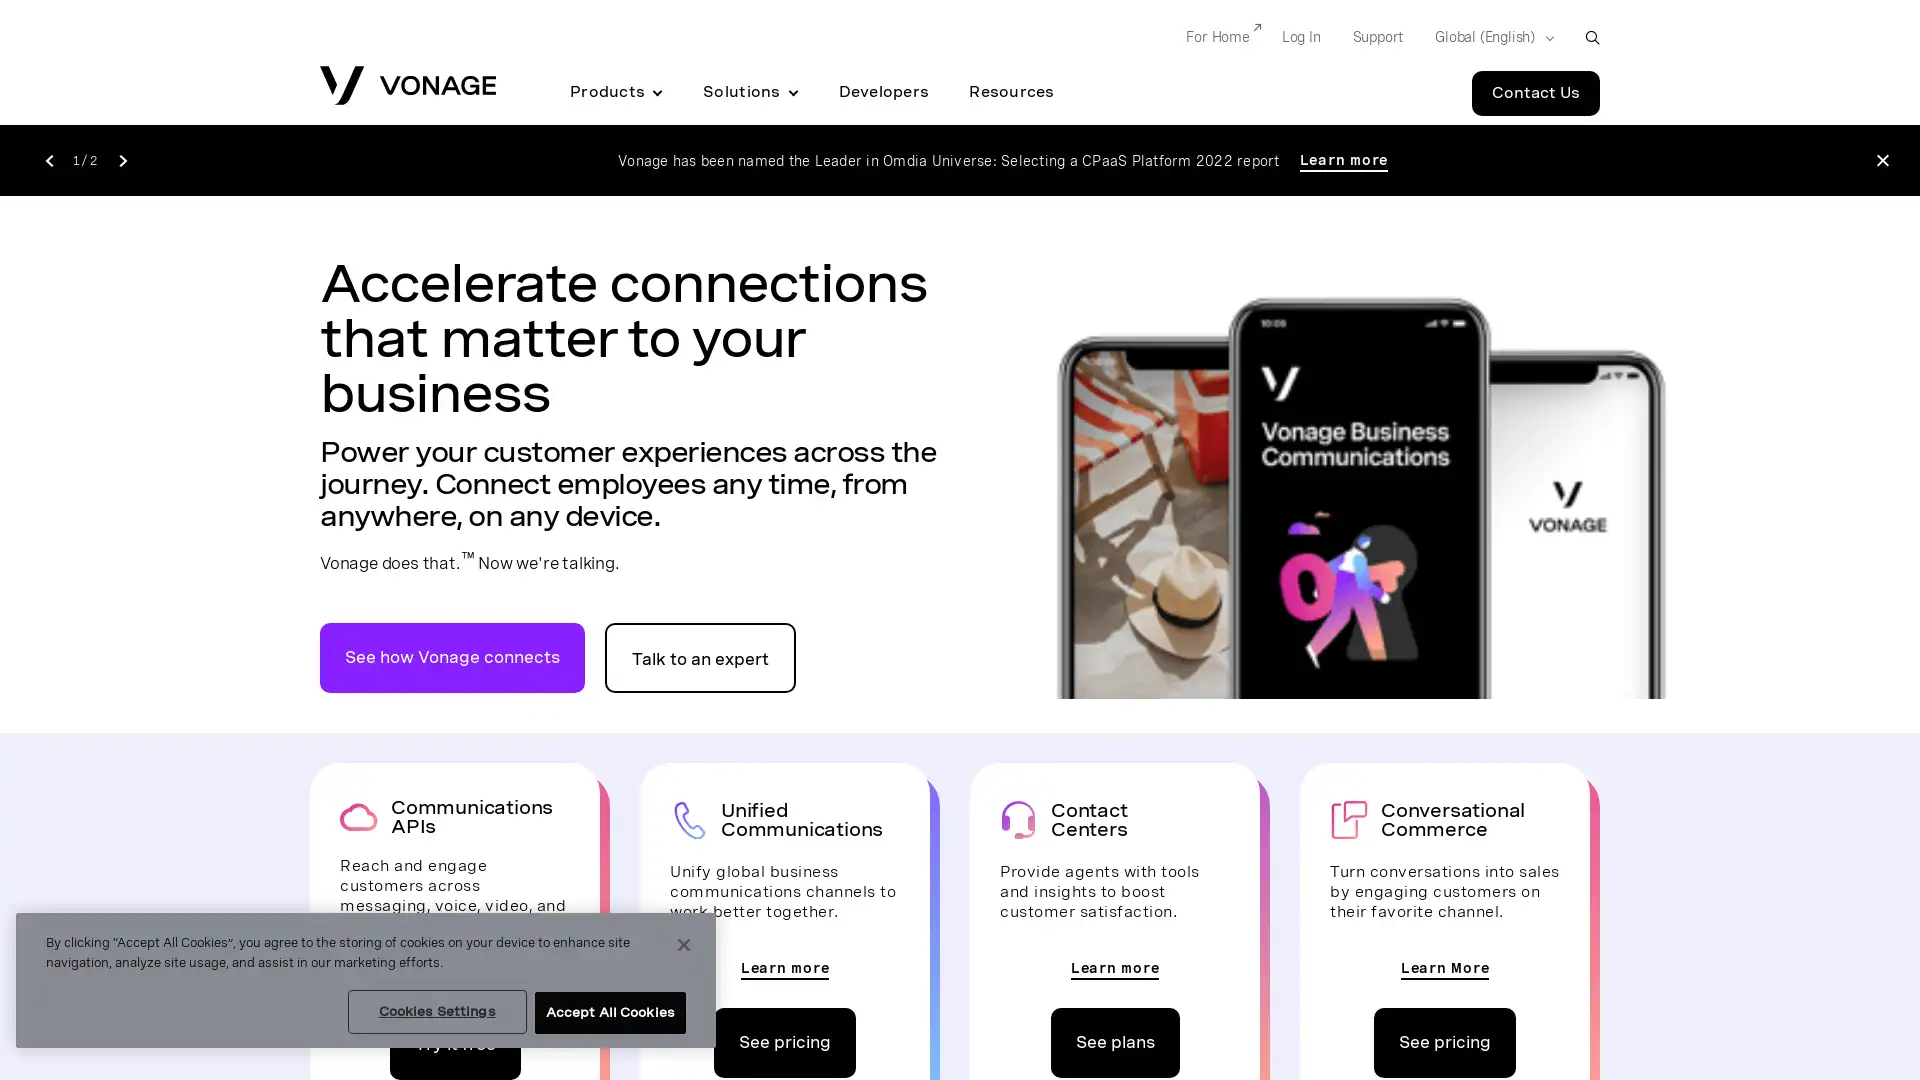 Image resolution: width=1920 pixels, height=1080 pixels. What do you see at coordinates (684, 945) in the screenshot?
I see `Close` at bounding box center [684, 945].